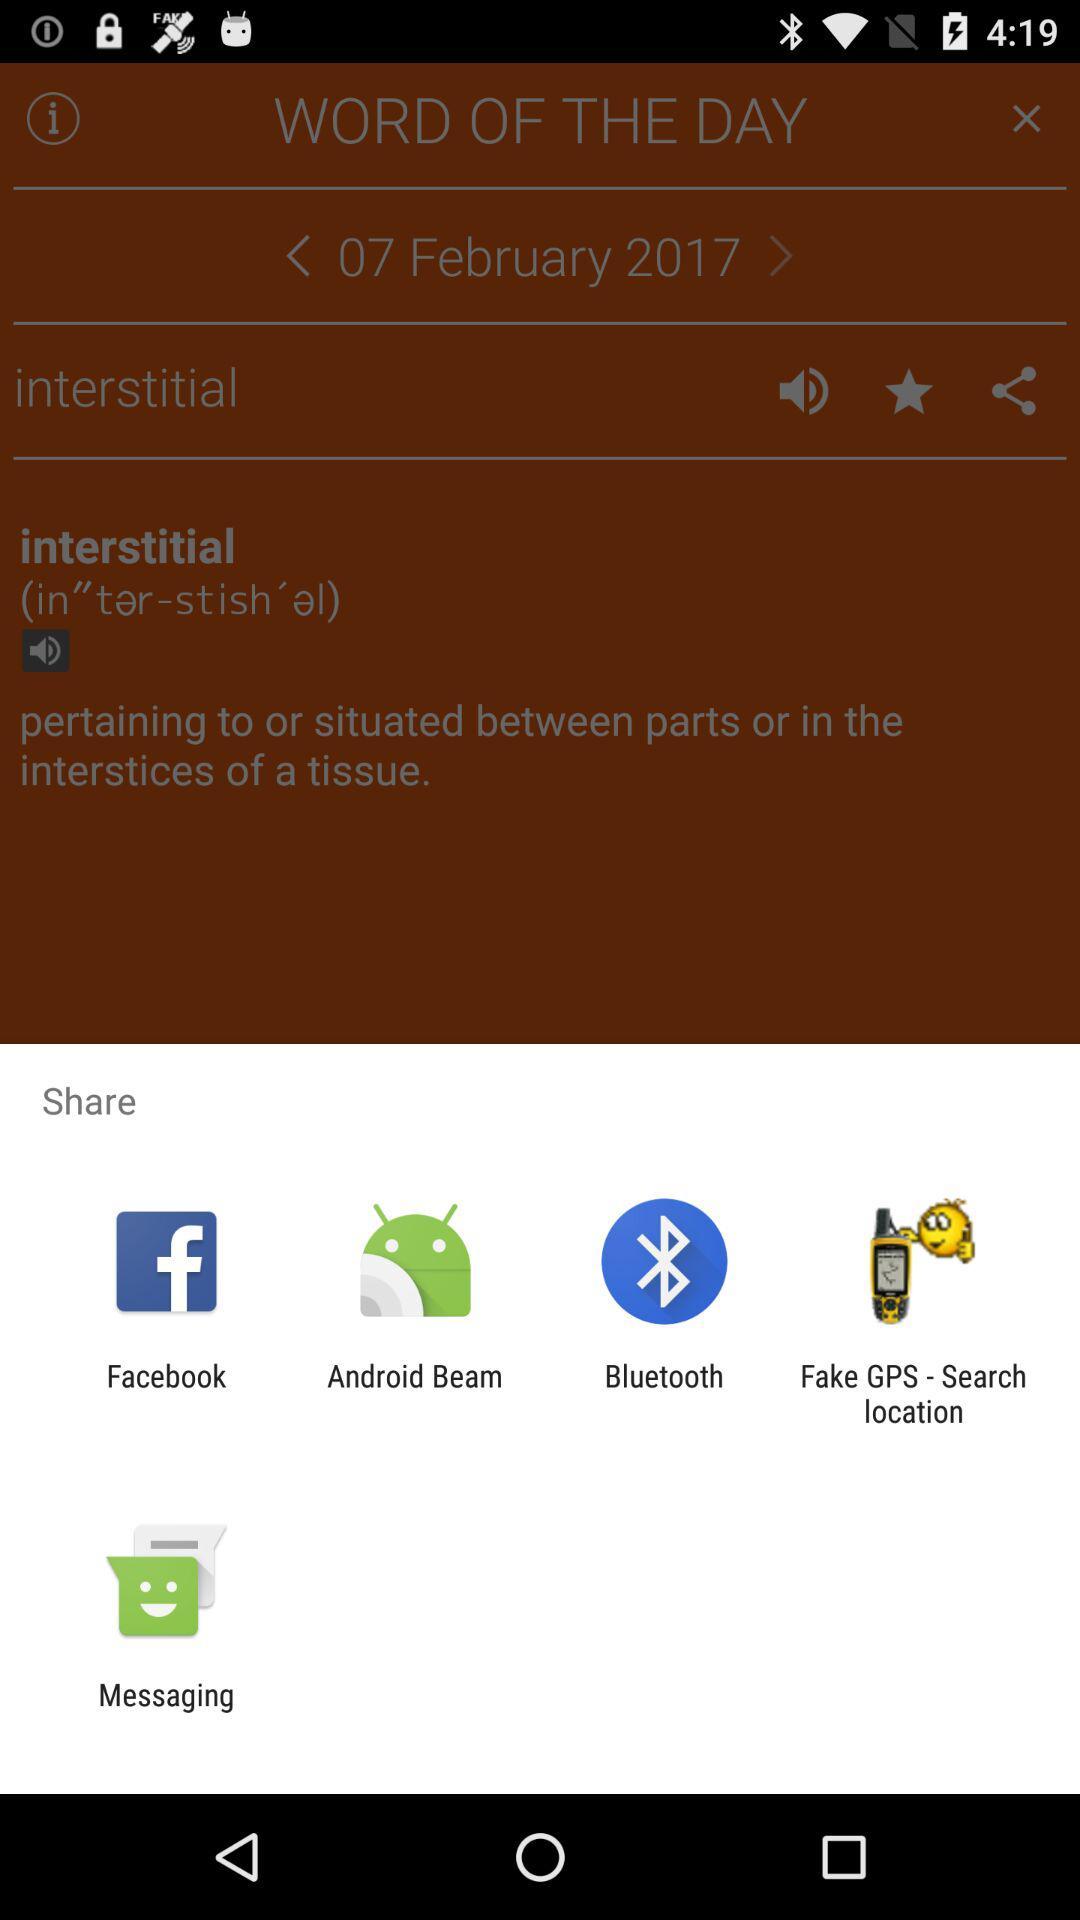 This screenshot has width=1080, height=1920. What do you see at coordinates (414, 1392) in the screenshot?
I see `app to the left of the bluetooth item` at bounding box center [414, 1392].